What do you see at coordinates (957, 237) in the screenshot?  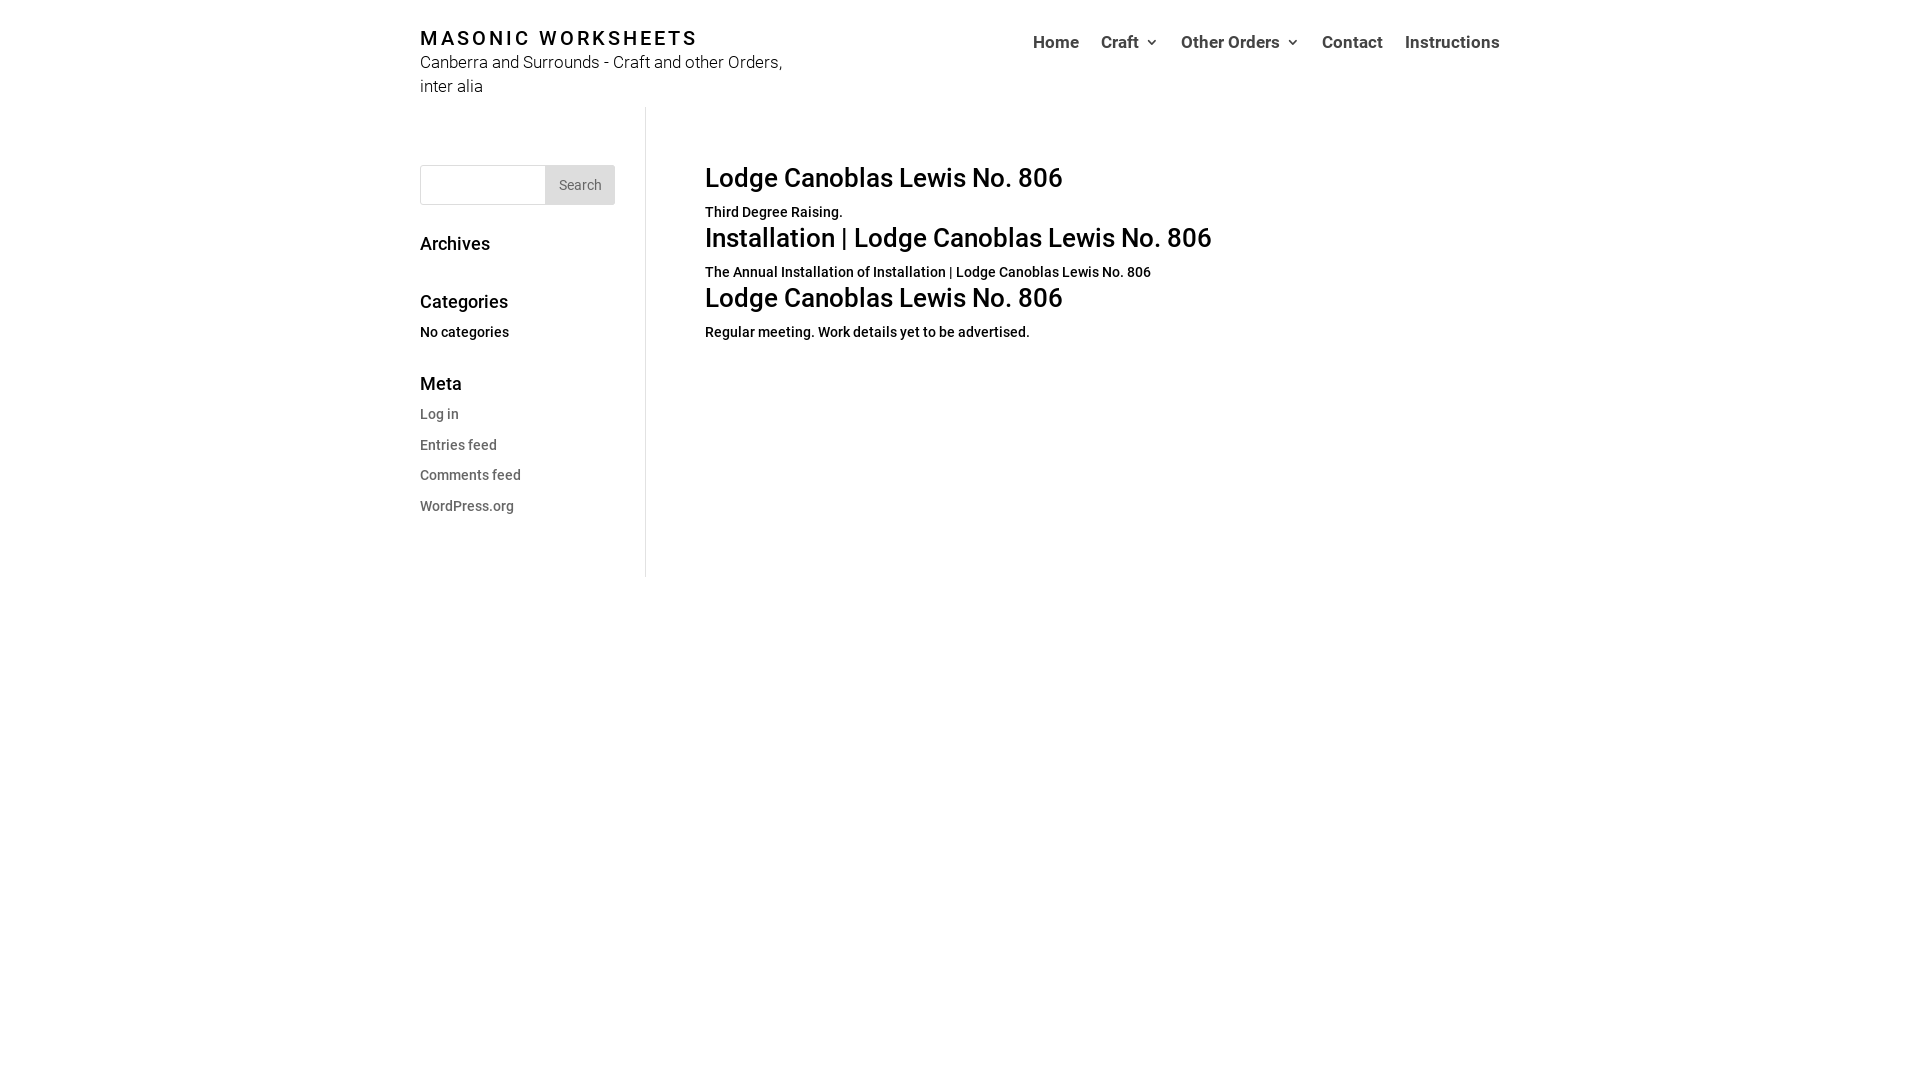 I see `'Installation | Lodge Canoblas Lewis No. 806'` at bounding box center [957, 237].